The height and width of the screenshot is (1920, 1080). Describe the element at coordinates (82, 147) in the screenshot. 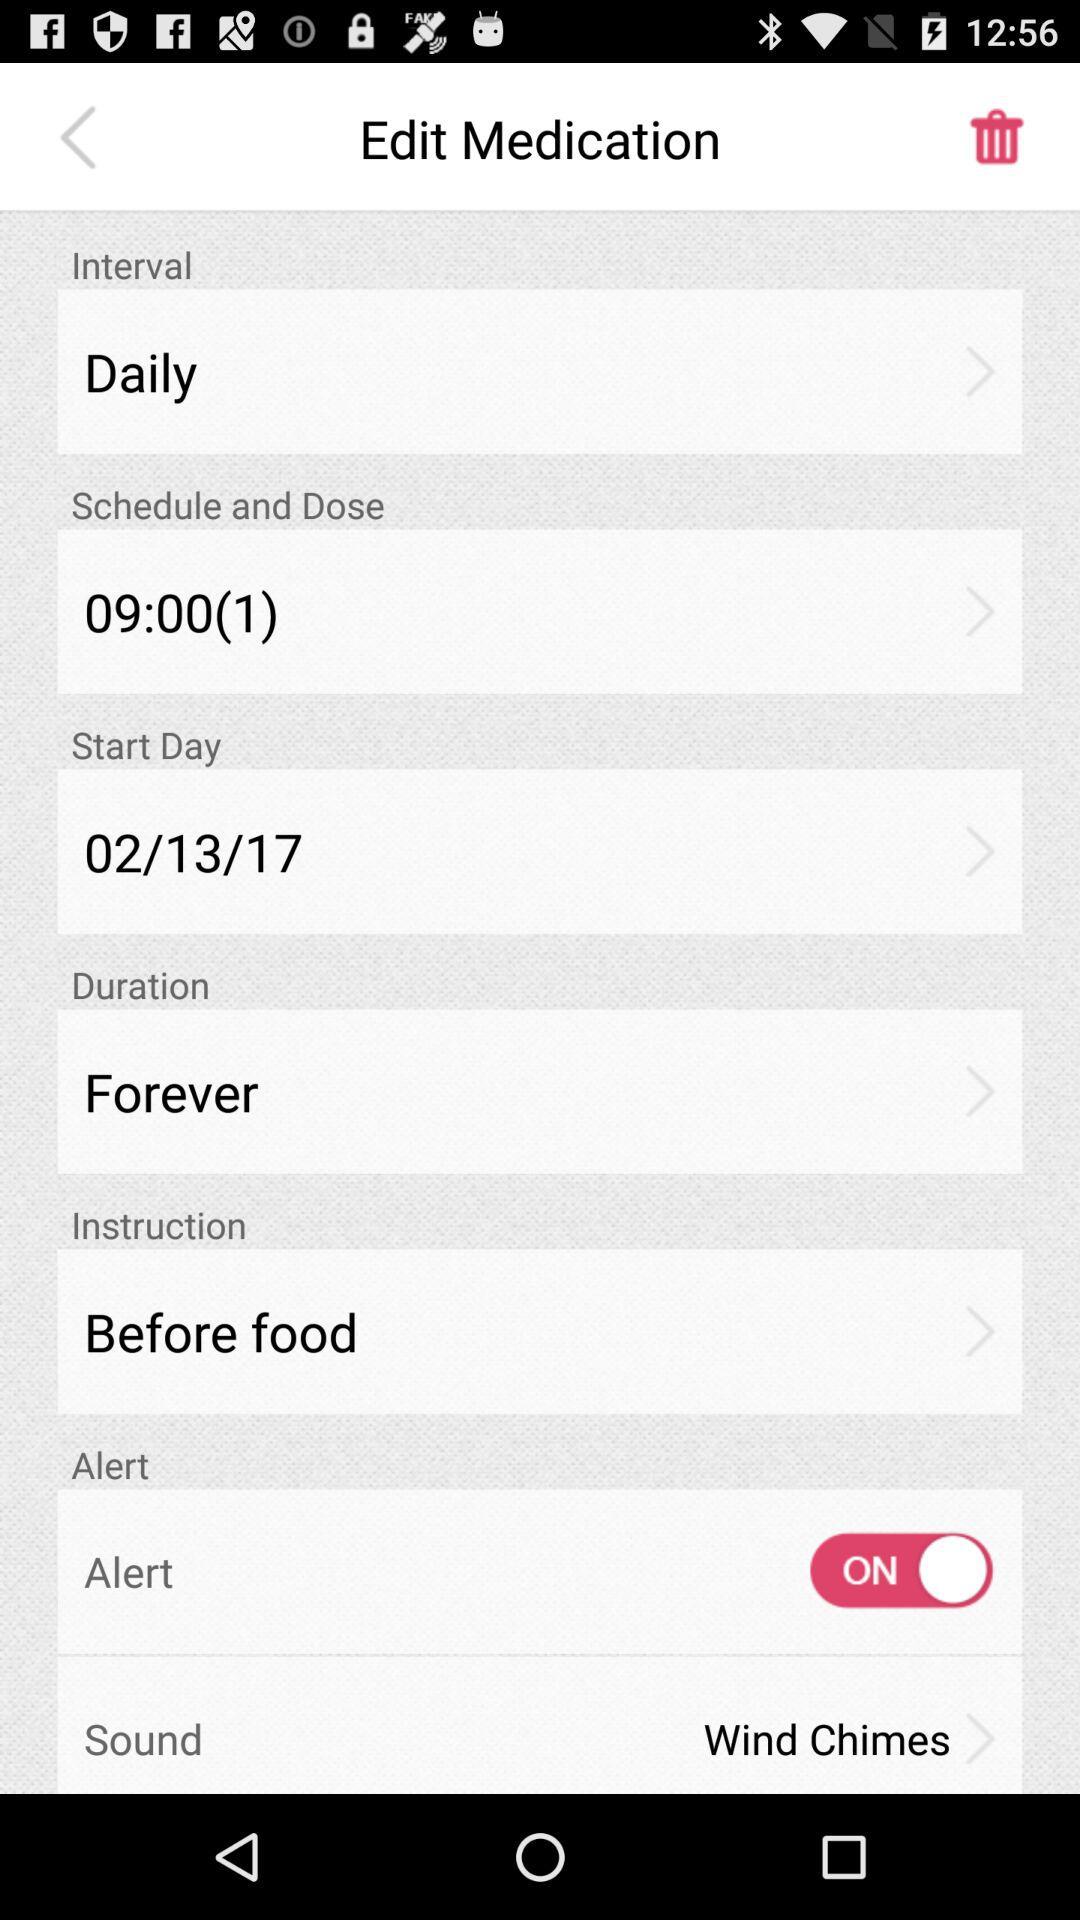

I see `the arrow_backward icon` at that location.